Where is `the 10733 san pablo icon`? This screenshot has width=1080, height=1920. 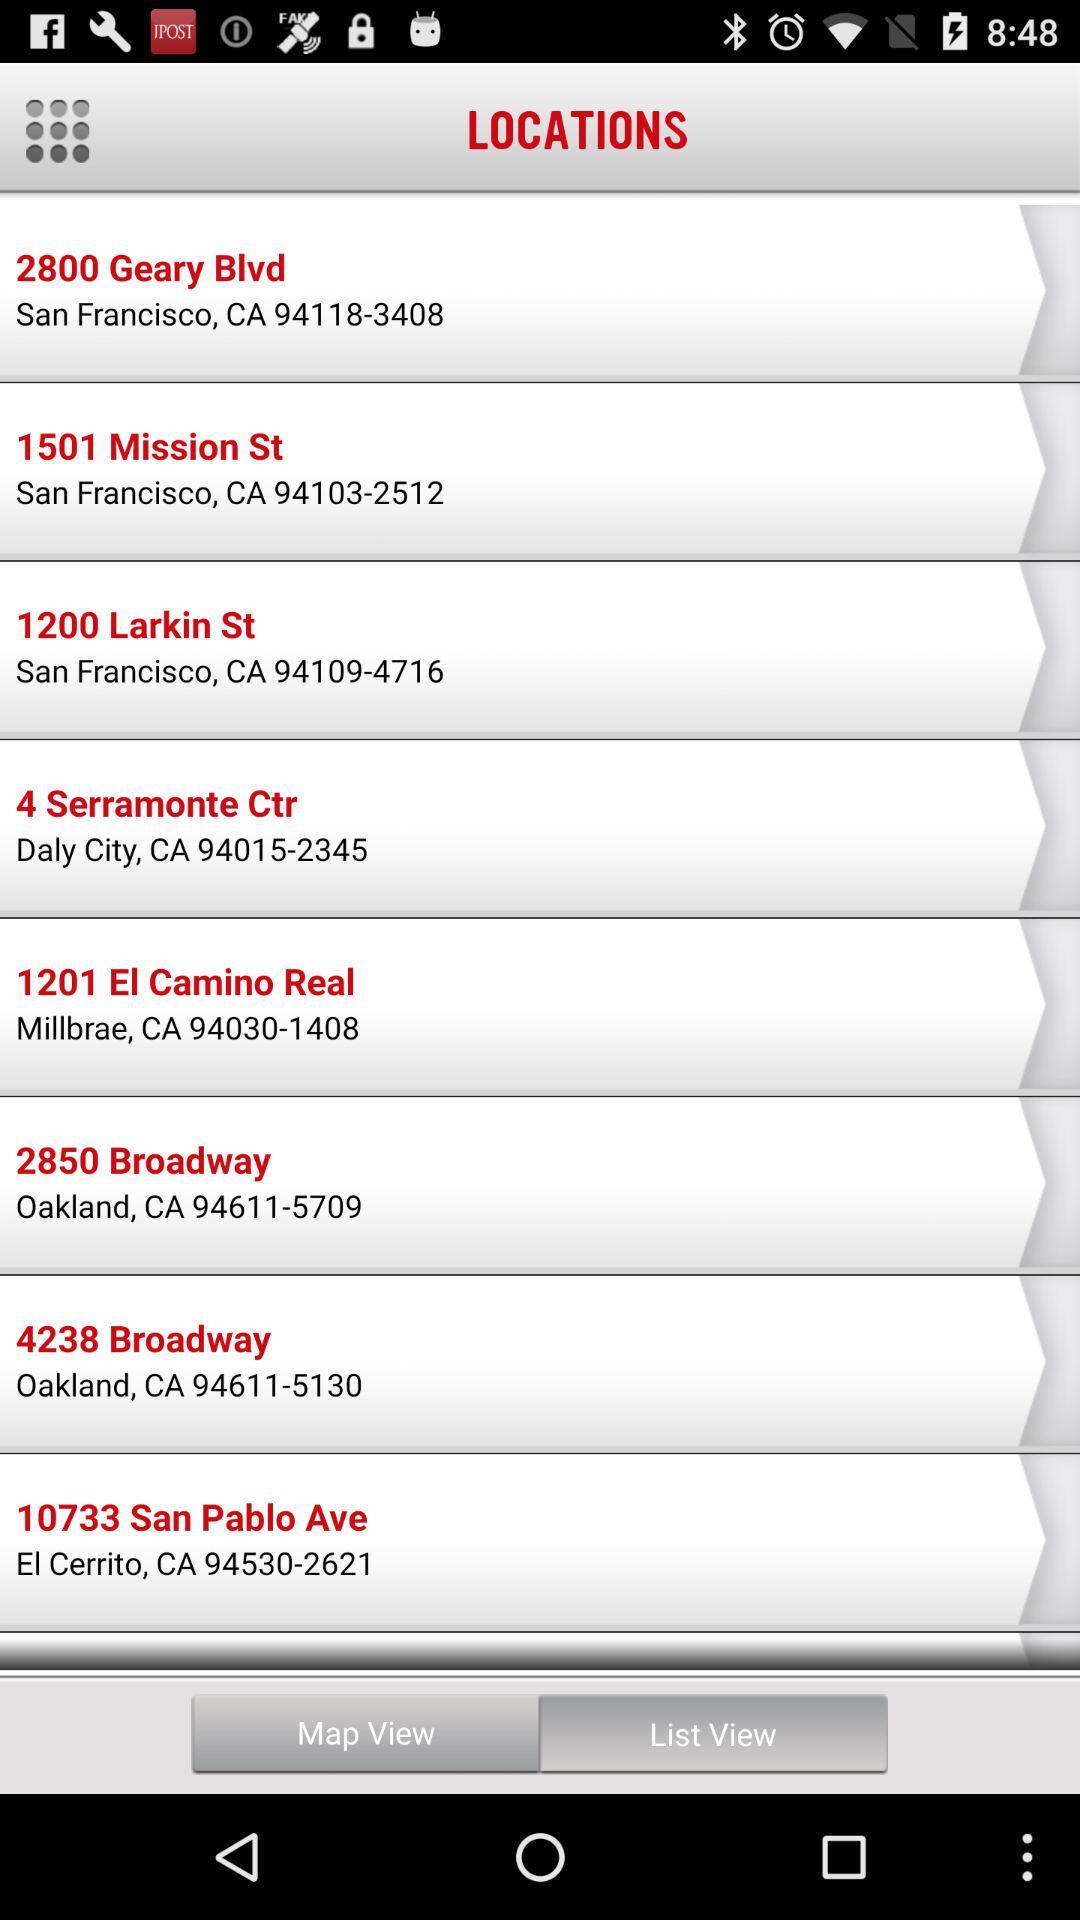 the 10733 san pablo icon is located at coordinates (191, 1520).